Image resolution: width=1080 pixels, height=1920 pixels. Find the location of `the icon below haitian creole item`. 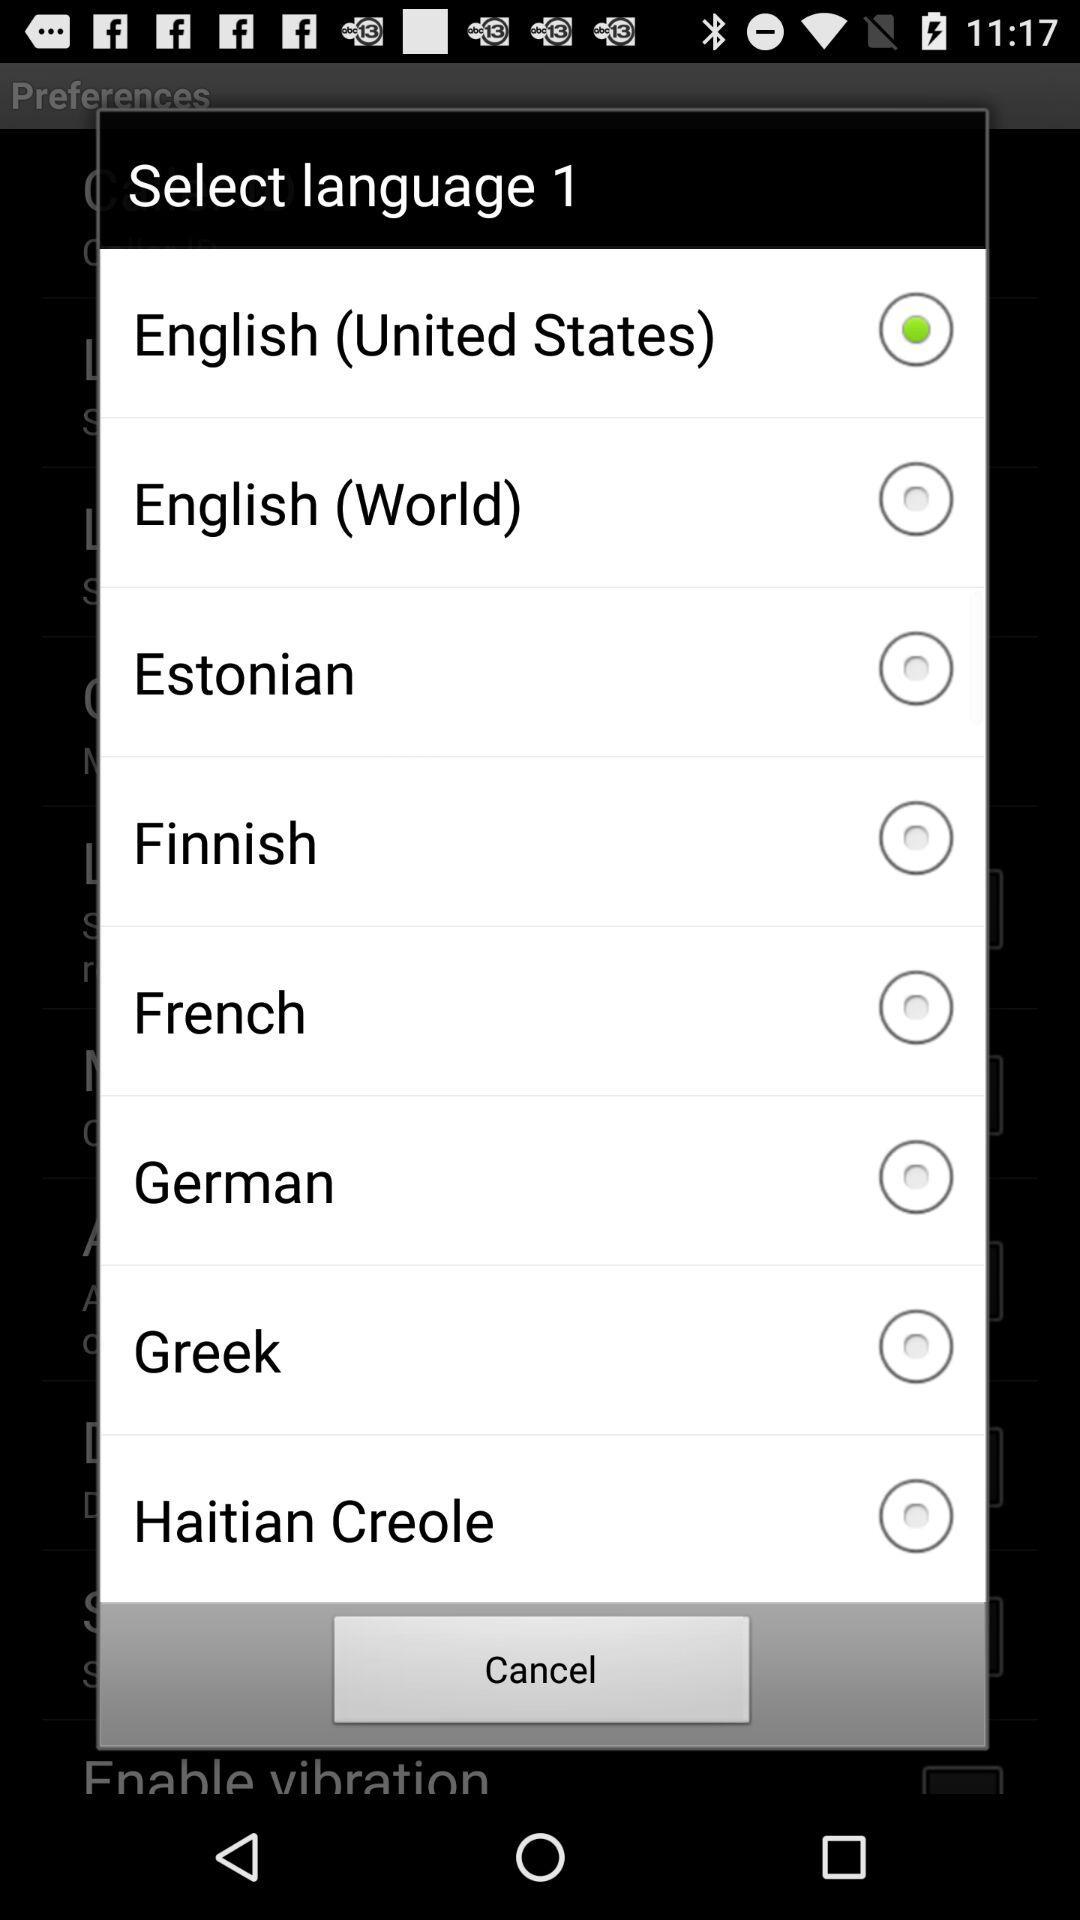

the icon below haitian creole item is located at coordinates (542, 1675).